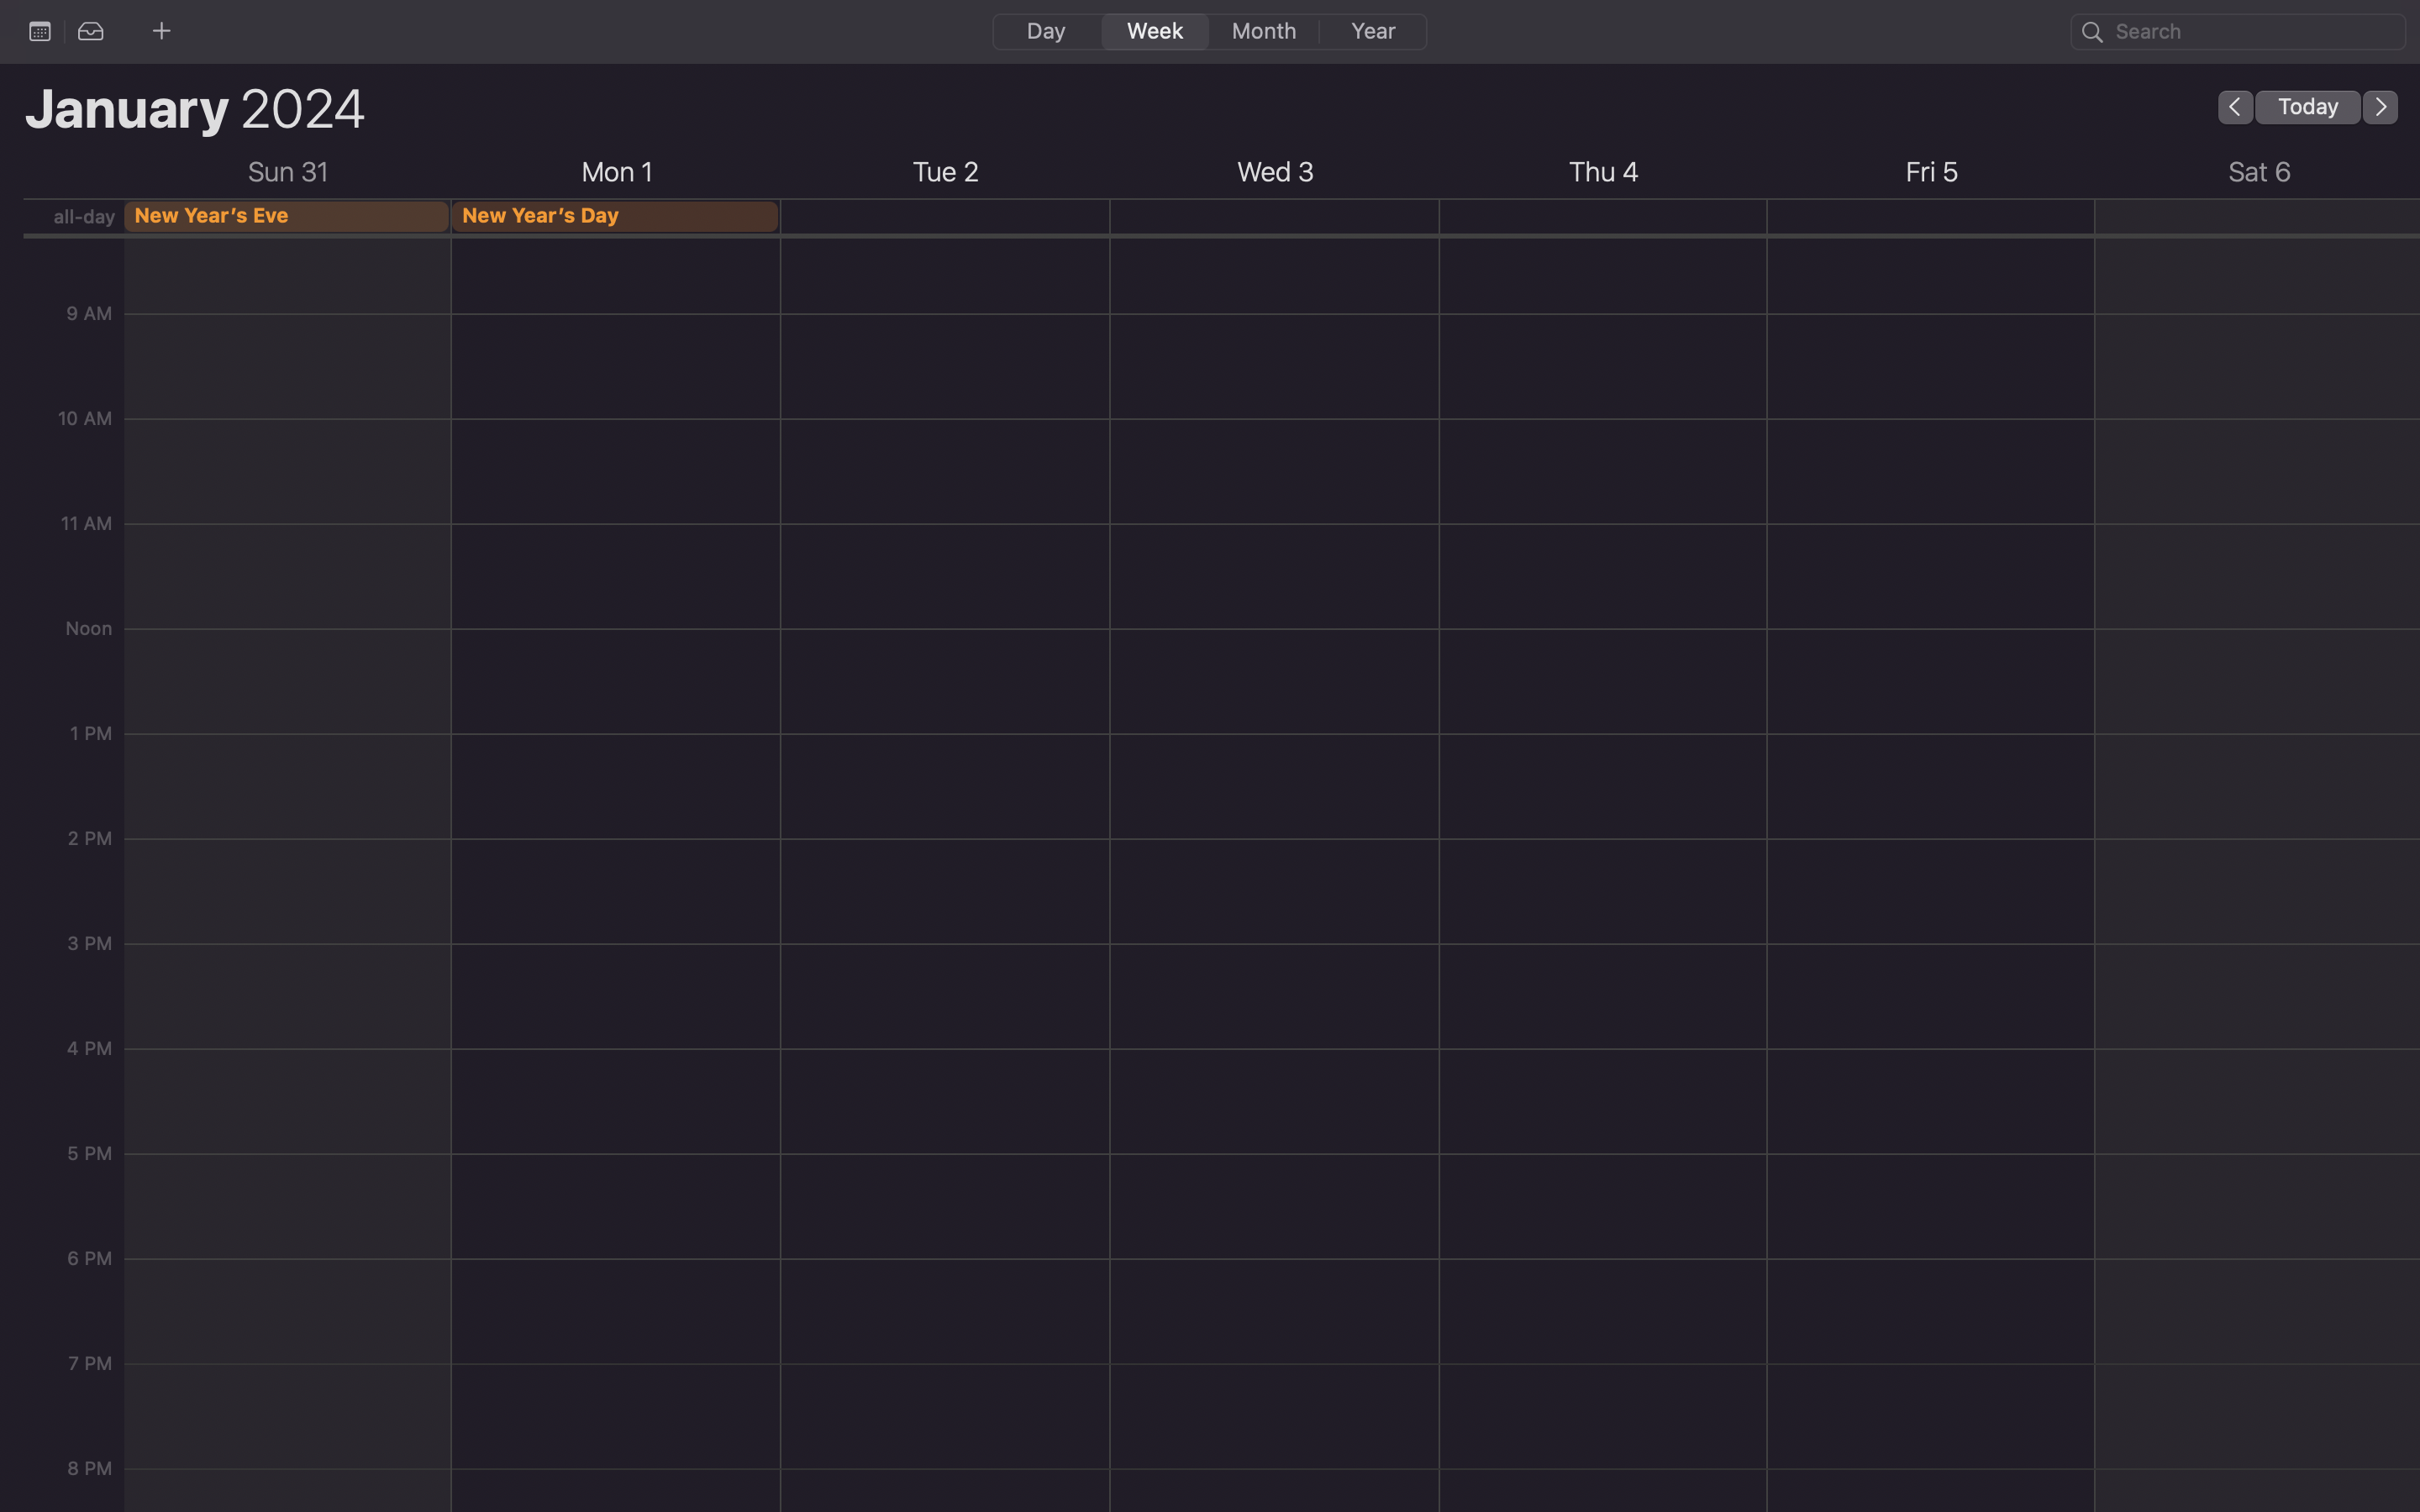 Image resolution: width=2420 pixels, height=1512 pixels. Describe the element at coordinates (1278, 1291) in the screenshot. I see `Create an event for 6 pm on Wednesday` at that location.